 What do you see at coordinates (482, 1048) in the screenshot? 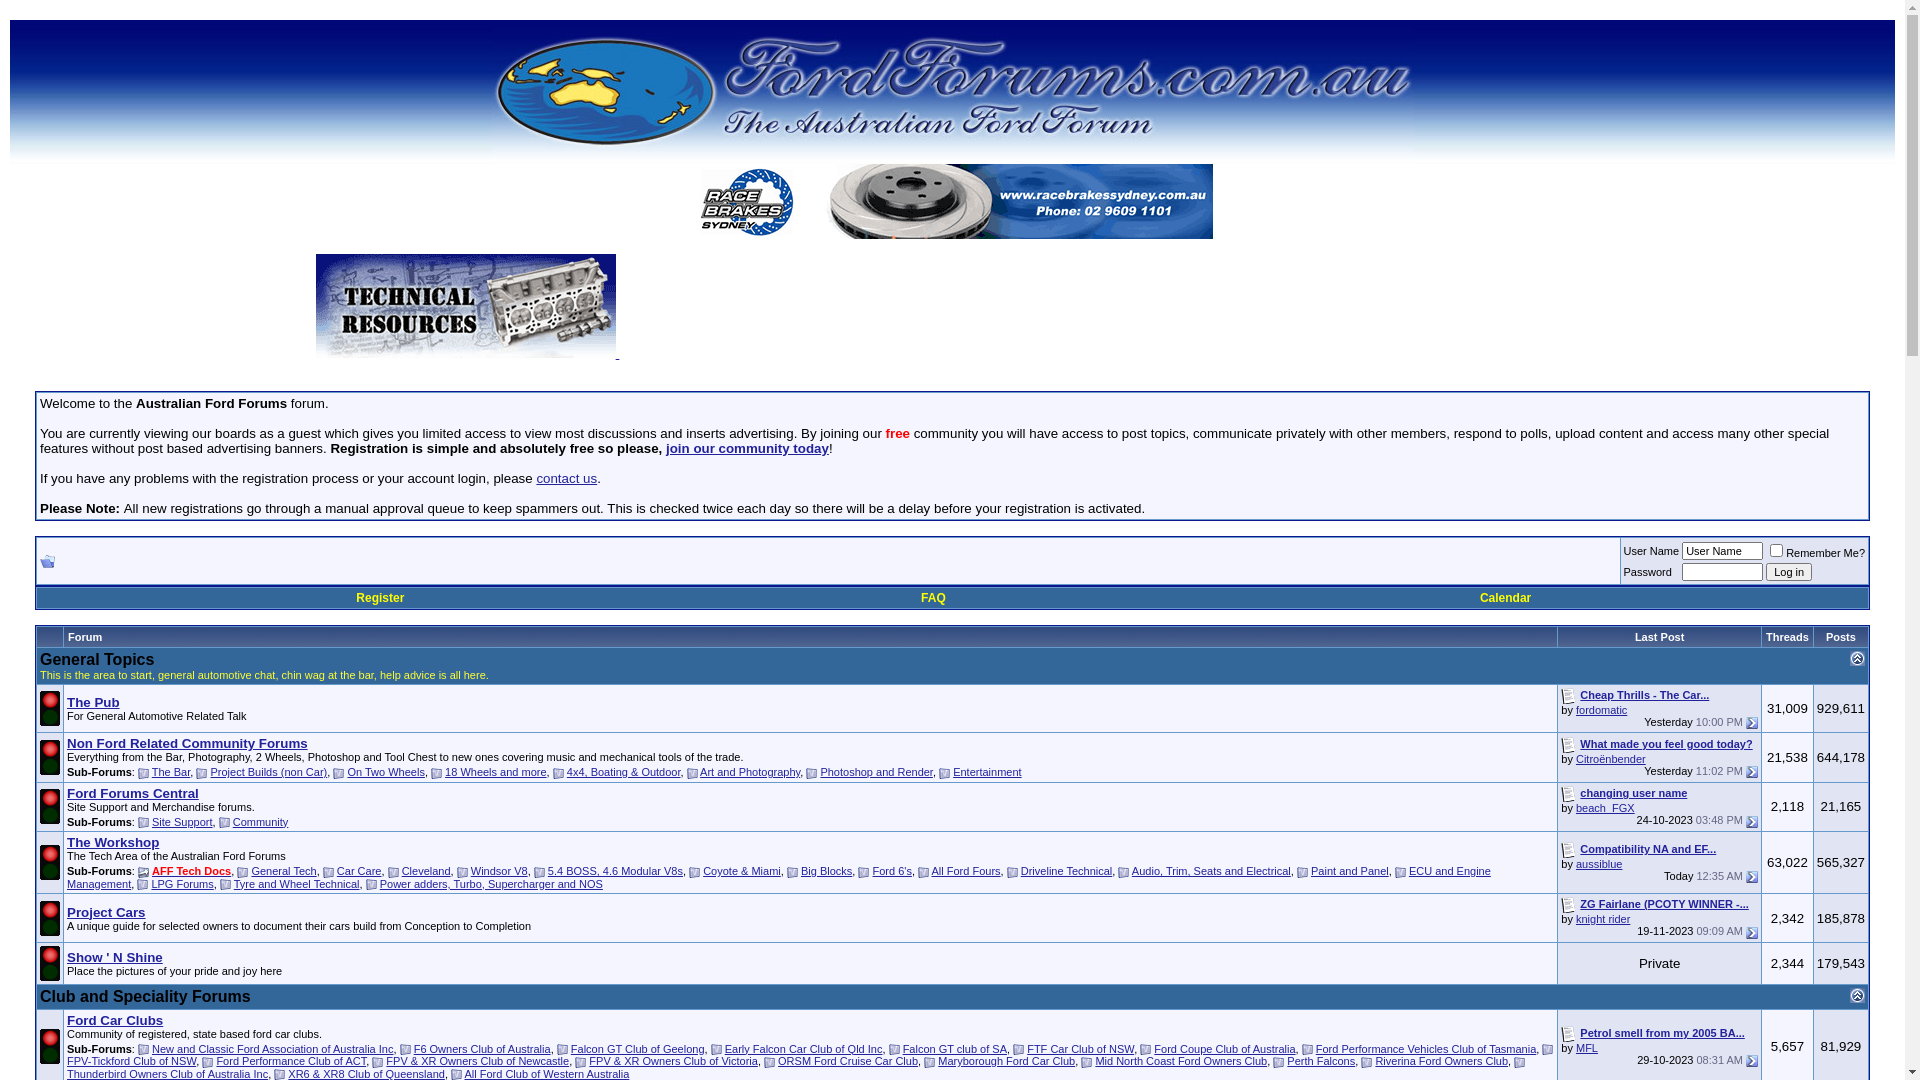
I see `'F6 Owners Club of Australia'` at bounding box center [482, 1048].